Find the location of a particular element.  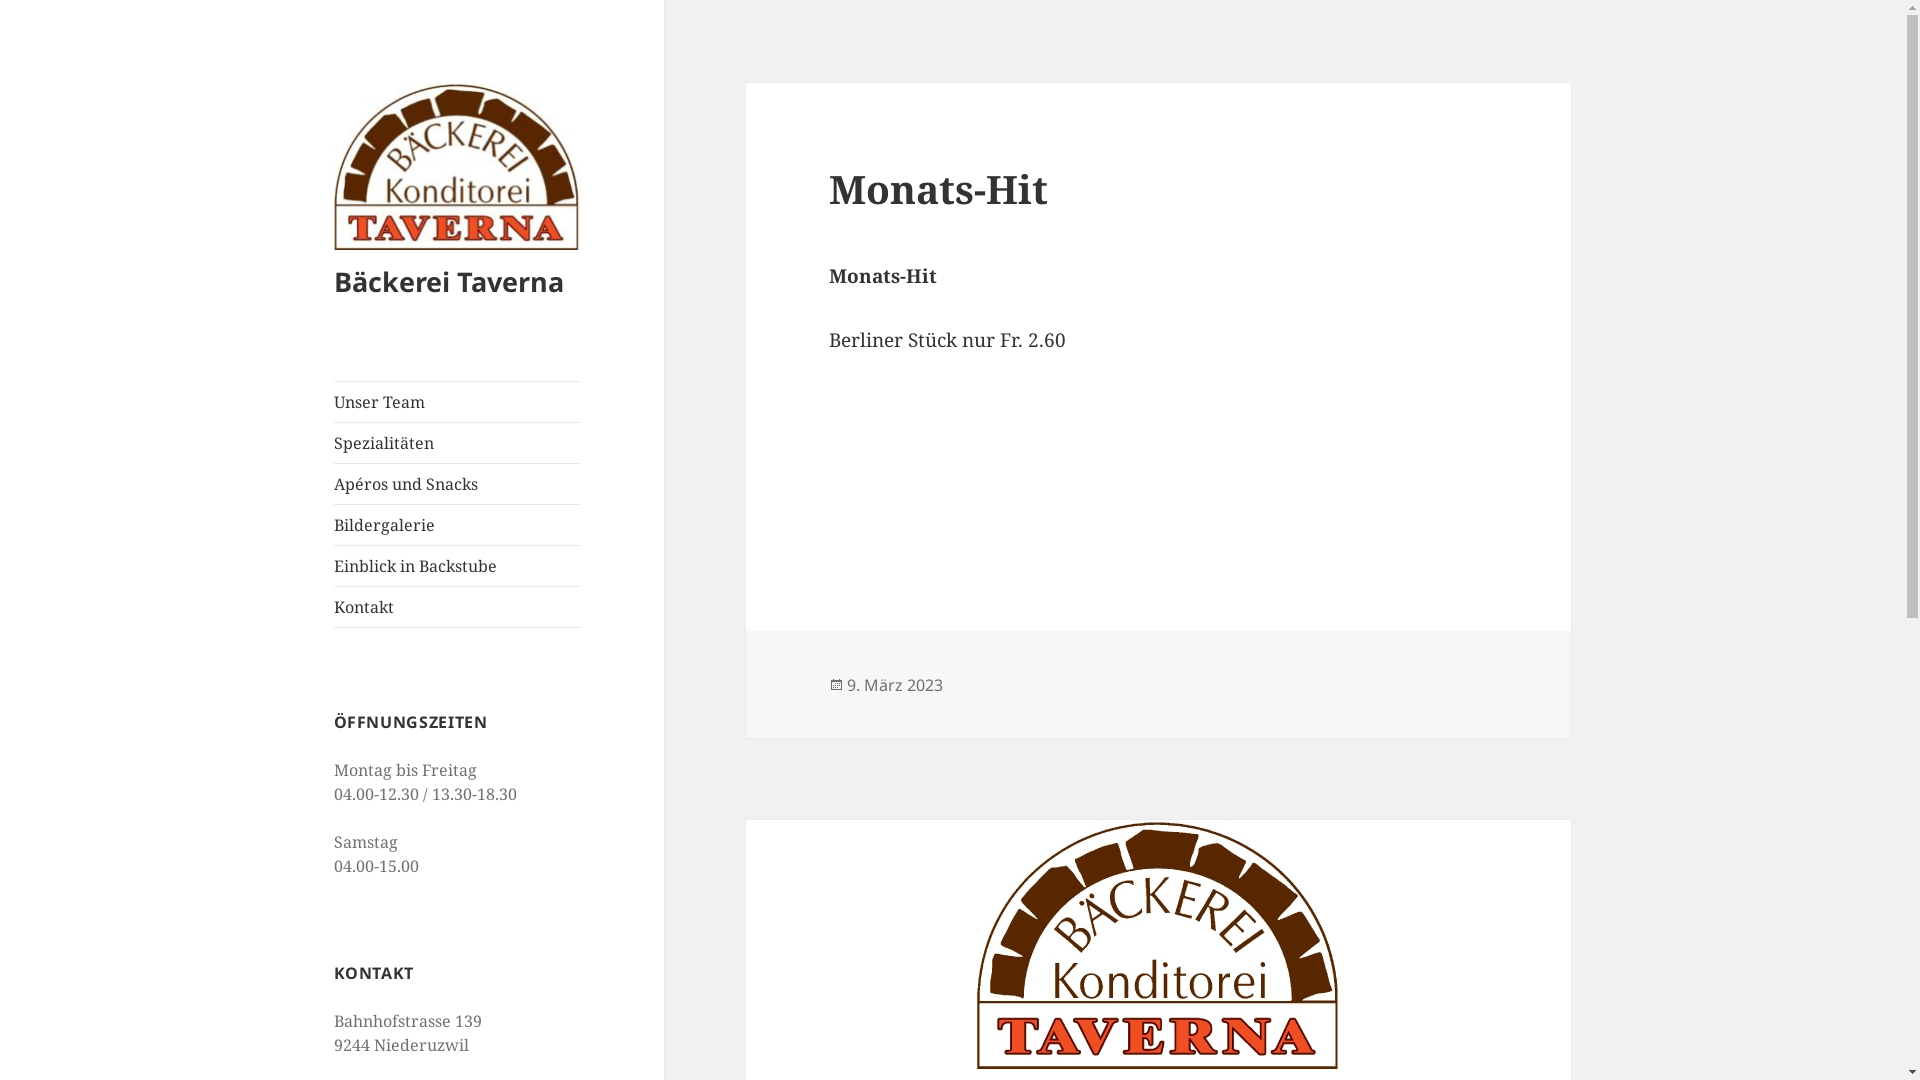

'Kontakt' is located at coordinates (456, 605).